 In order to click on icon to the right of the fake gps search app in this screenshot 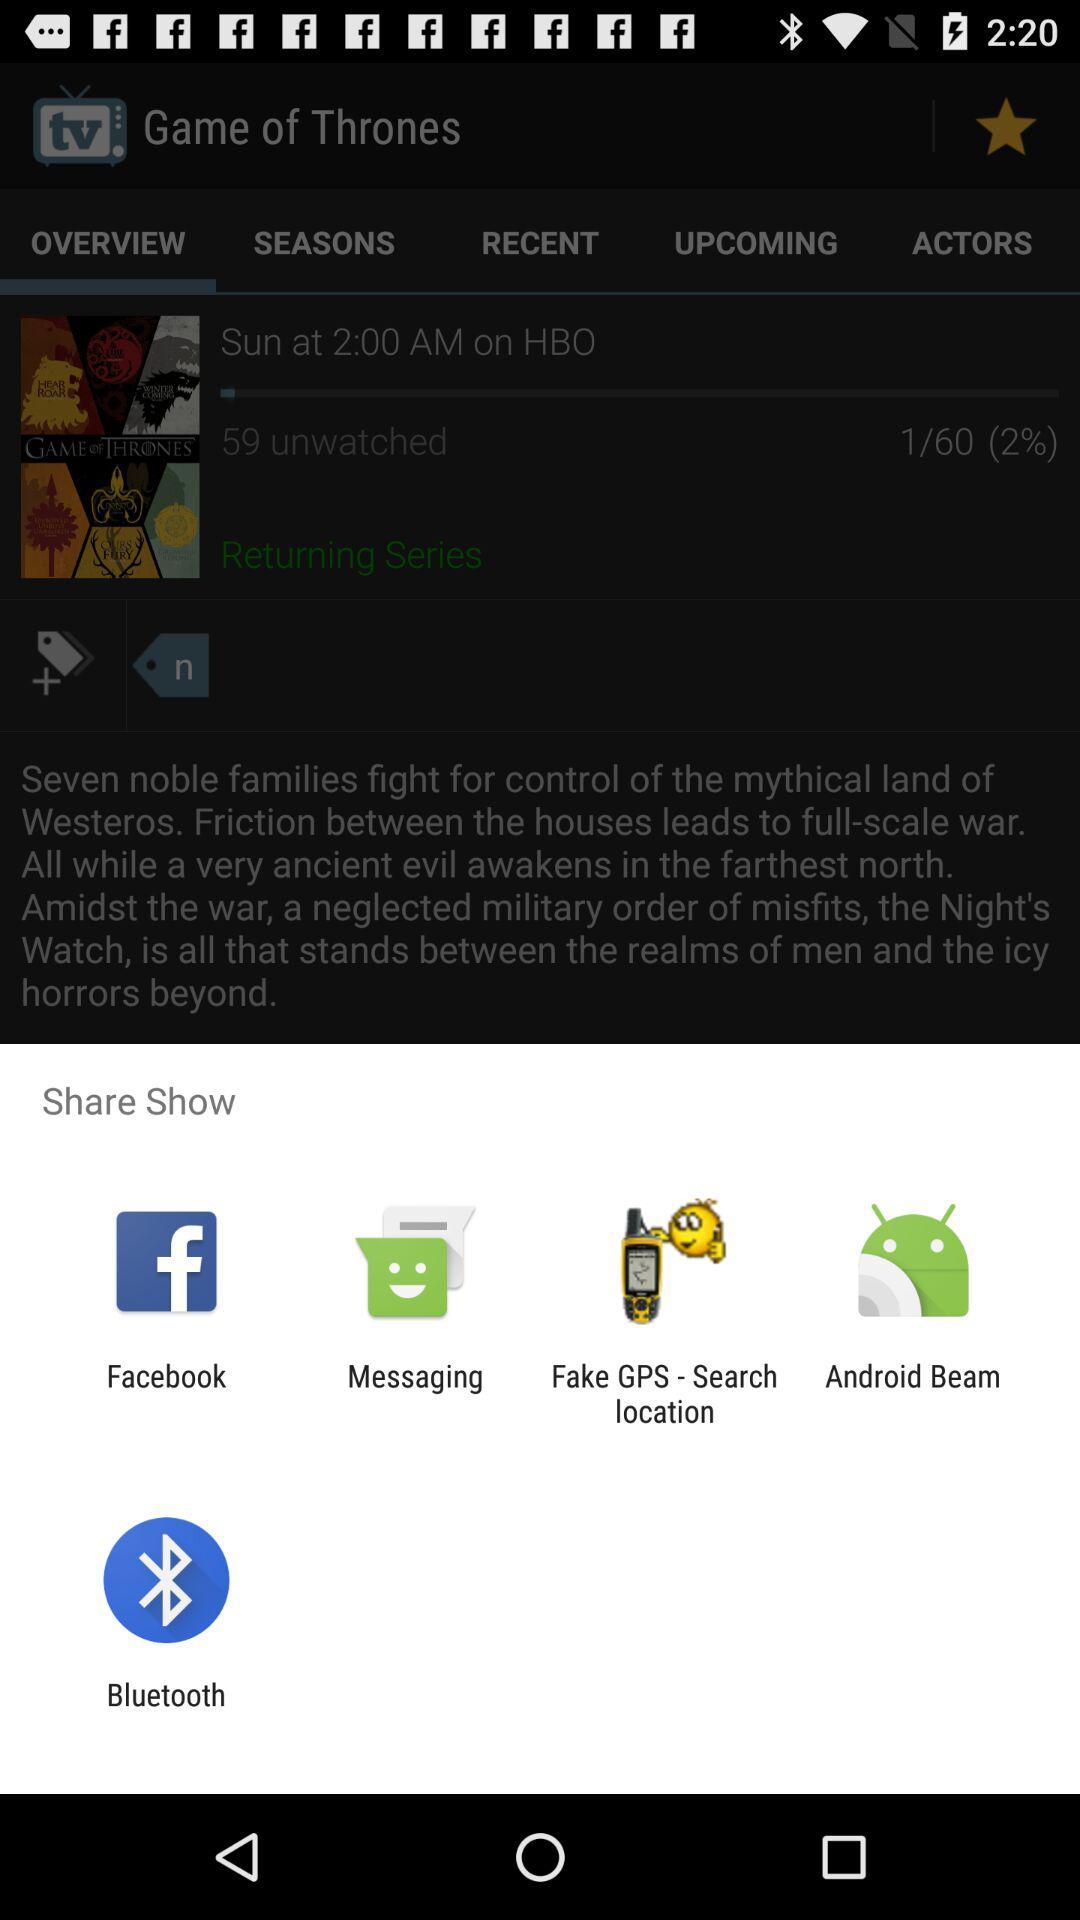, I will do `click(913, 1392)`.